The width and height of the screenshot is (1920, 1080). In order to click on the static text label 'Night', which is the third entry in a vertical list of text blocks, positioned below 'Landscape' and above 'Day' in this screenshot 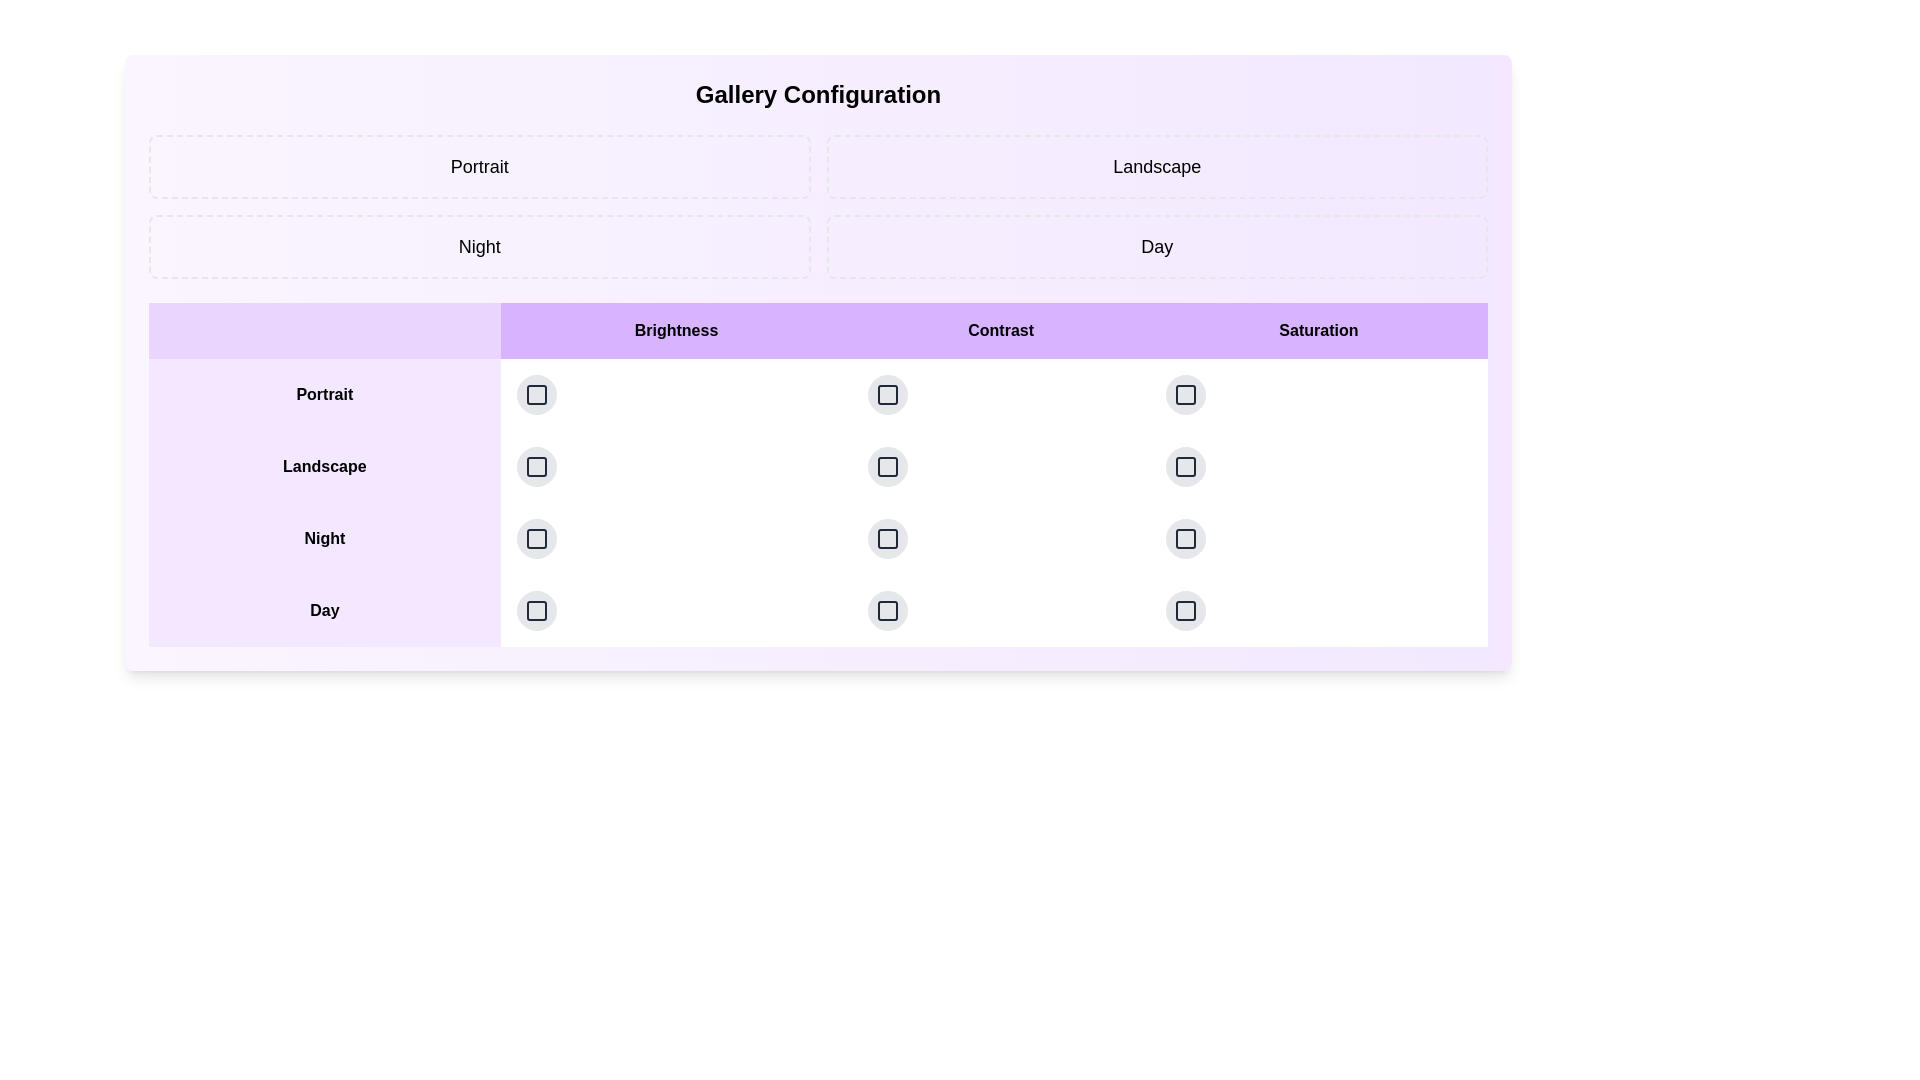, I will do `click(324, 538)`.